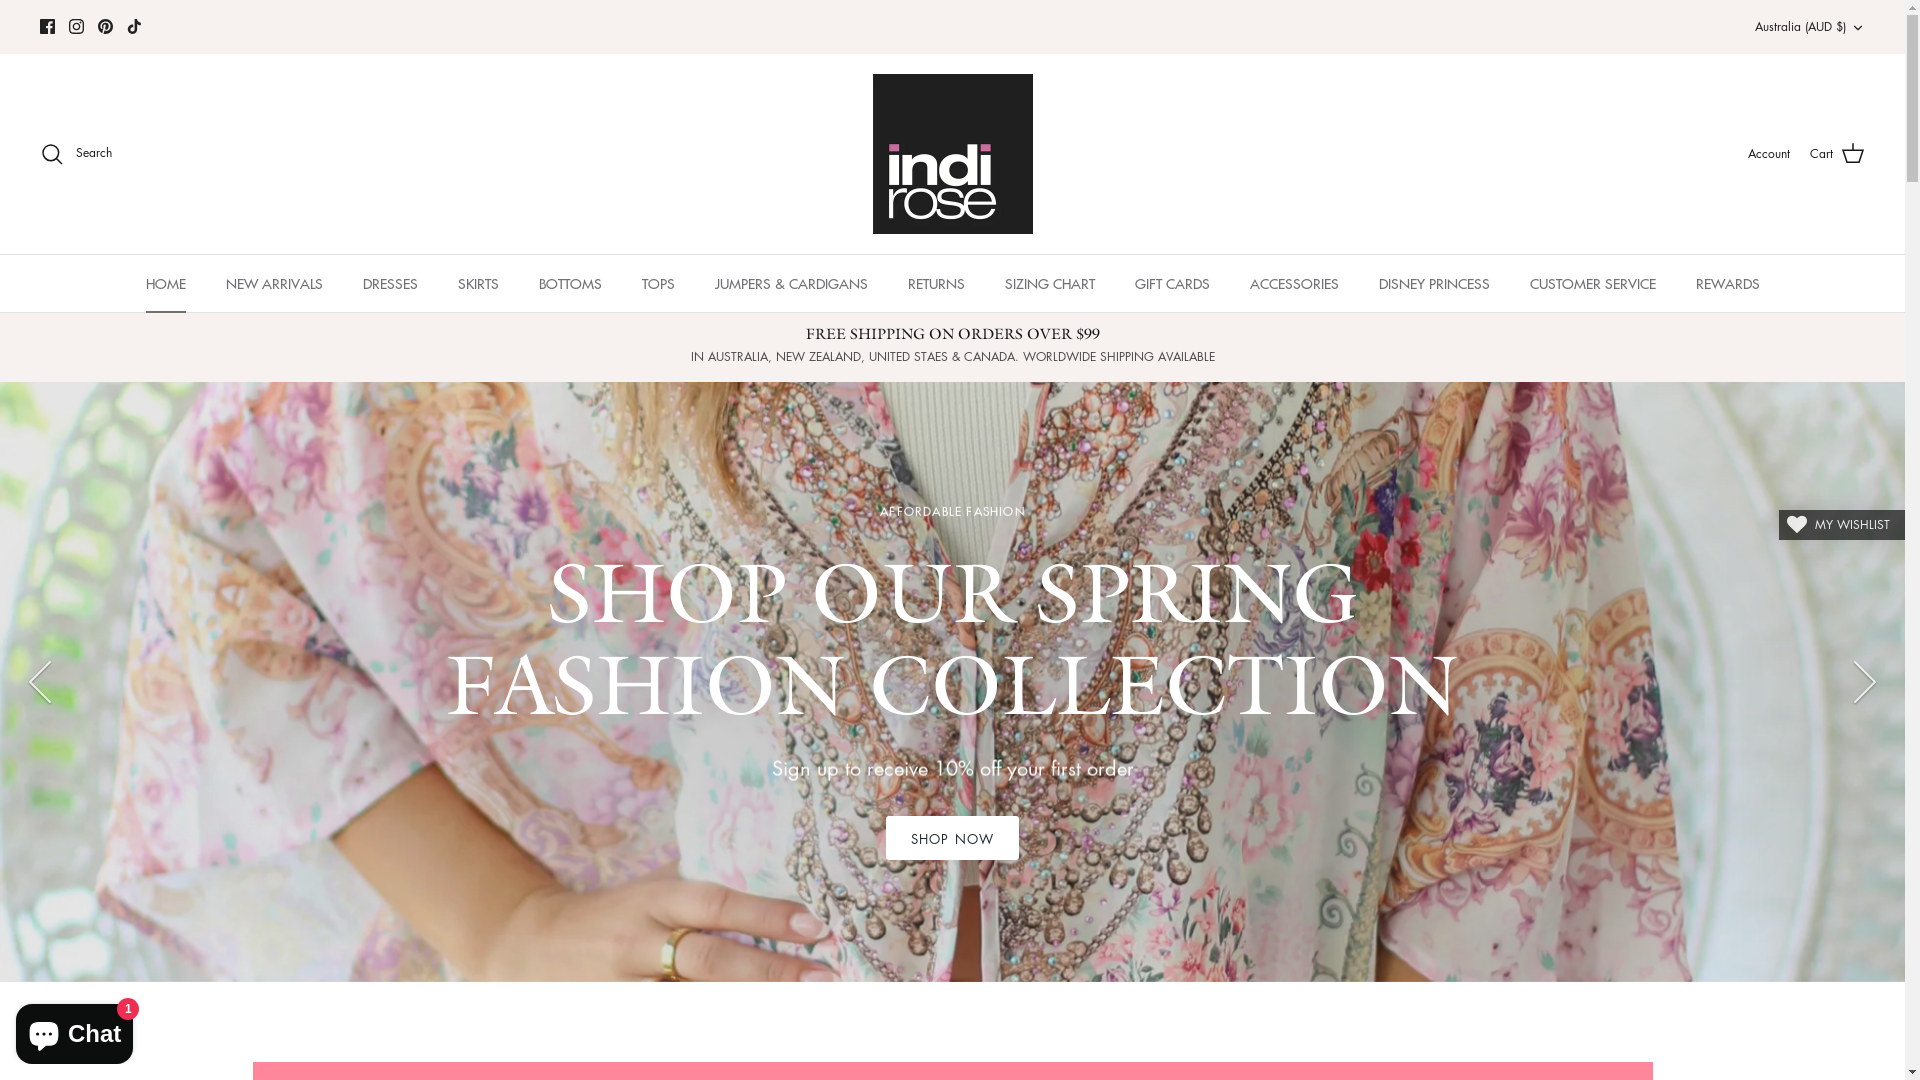 This screenshot has height=1080, width=1920. Describe the element at coordinates (1809, 27) in the screenshot. I see `'Australia (AUD $)` at that location.